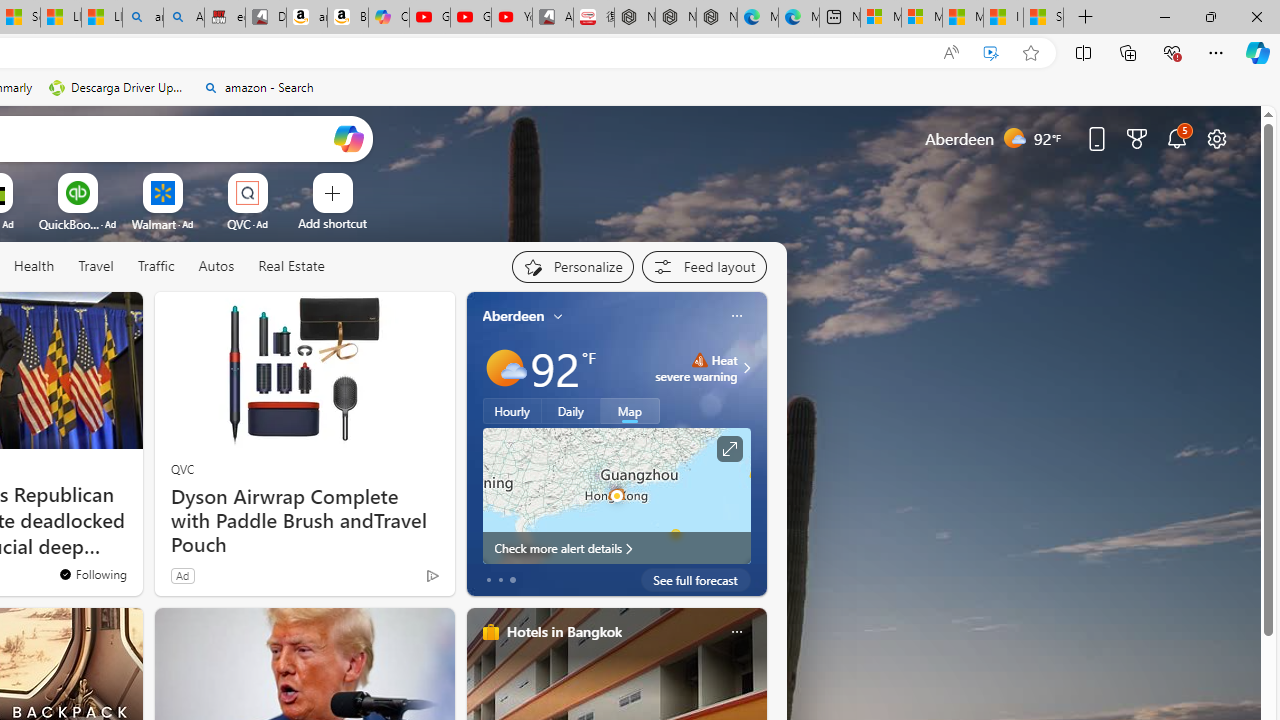  What do you see at coordinates (629, 410) in the screenshot?
I see `'Map'` at bounding box center [629, 410].